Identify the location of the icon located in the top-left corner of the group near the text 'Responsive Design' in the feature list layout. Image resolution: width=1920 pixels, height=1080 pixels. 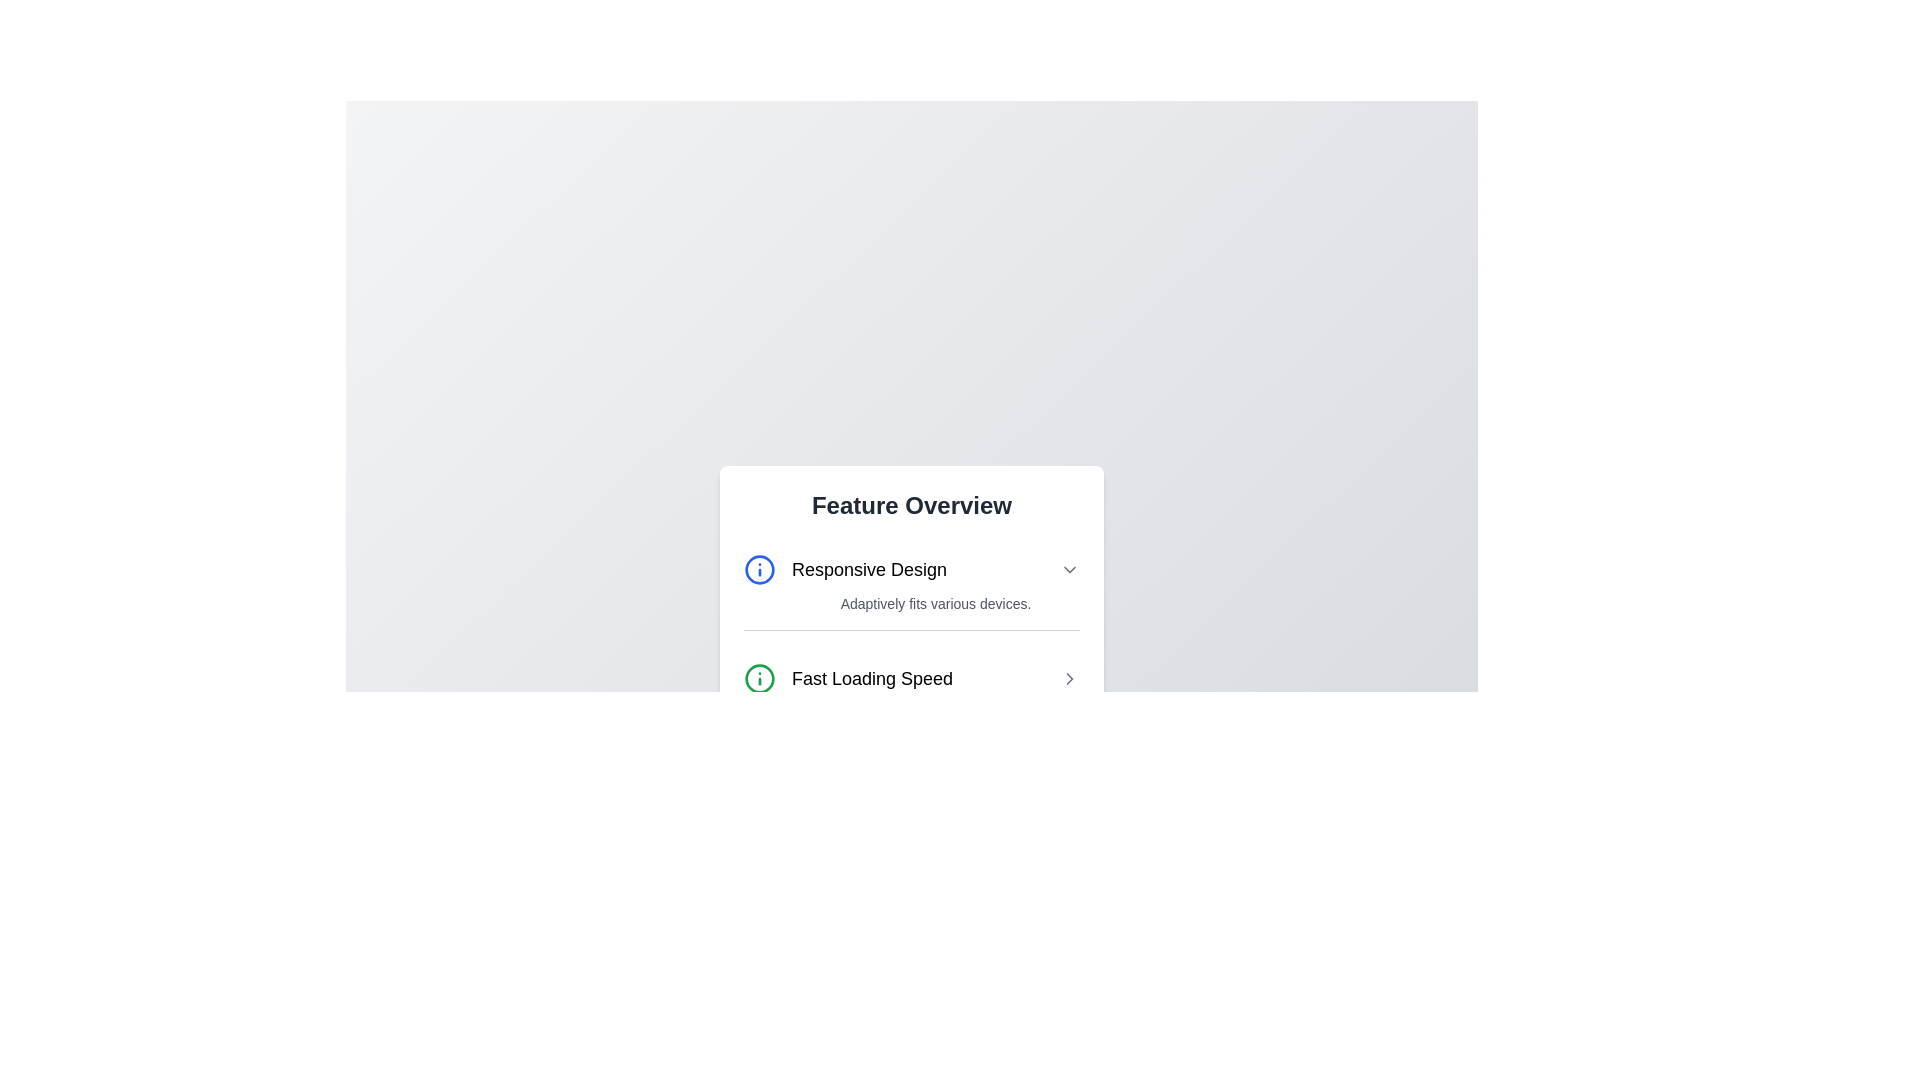
(758, 569).